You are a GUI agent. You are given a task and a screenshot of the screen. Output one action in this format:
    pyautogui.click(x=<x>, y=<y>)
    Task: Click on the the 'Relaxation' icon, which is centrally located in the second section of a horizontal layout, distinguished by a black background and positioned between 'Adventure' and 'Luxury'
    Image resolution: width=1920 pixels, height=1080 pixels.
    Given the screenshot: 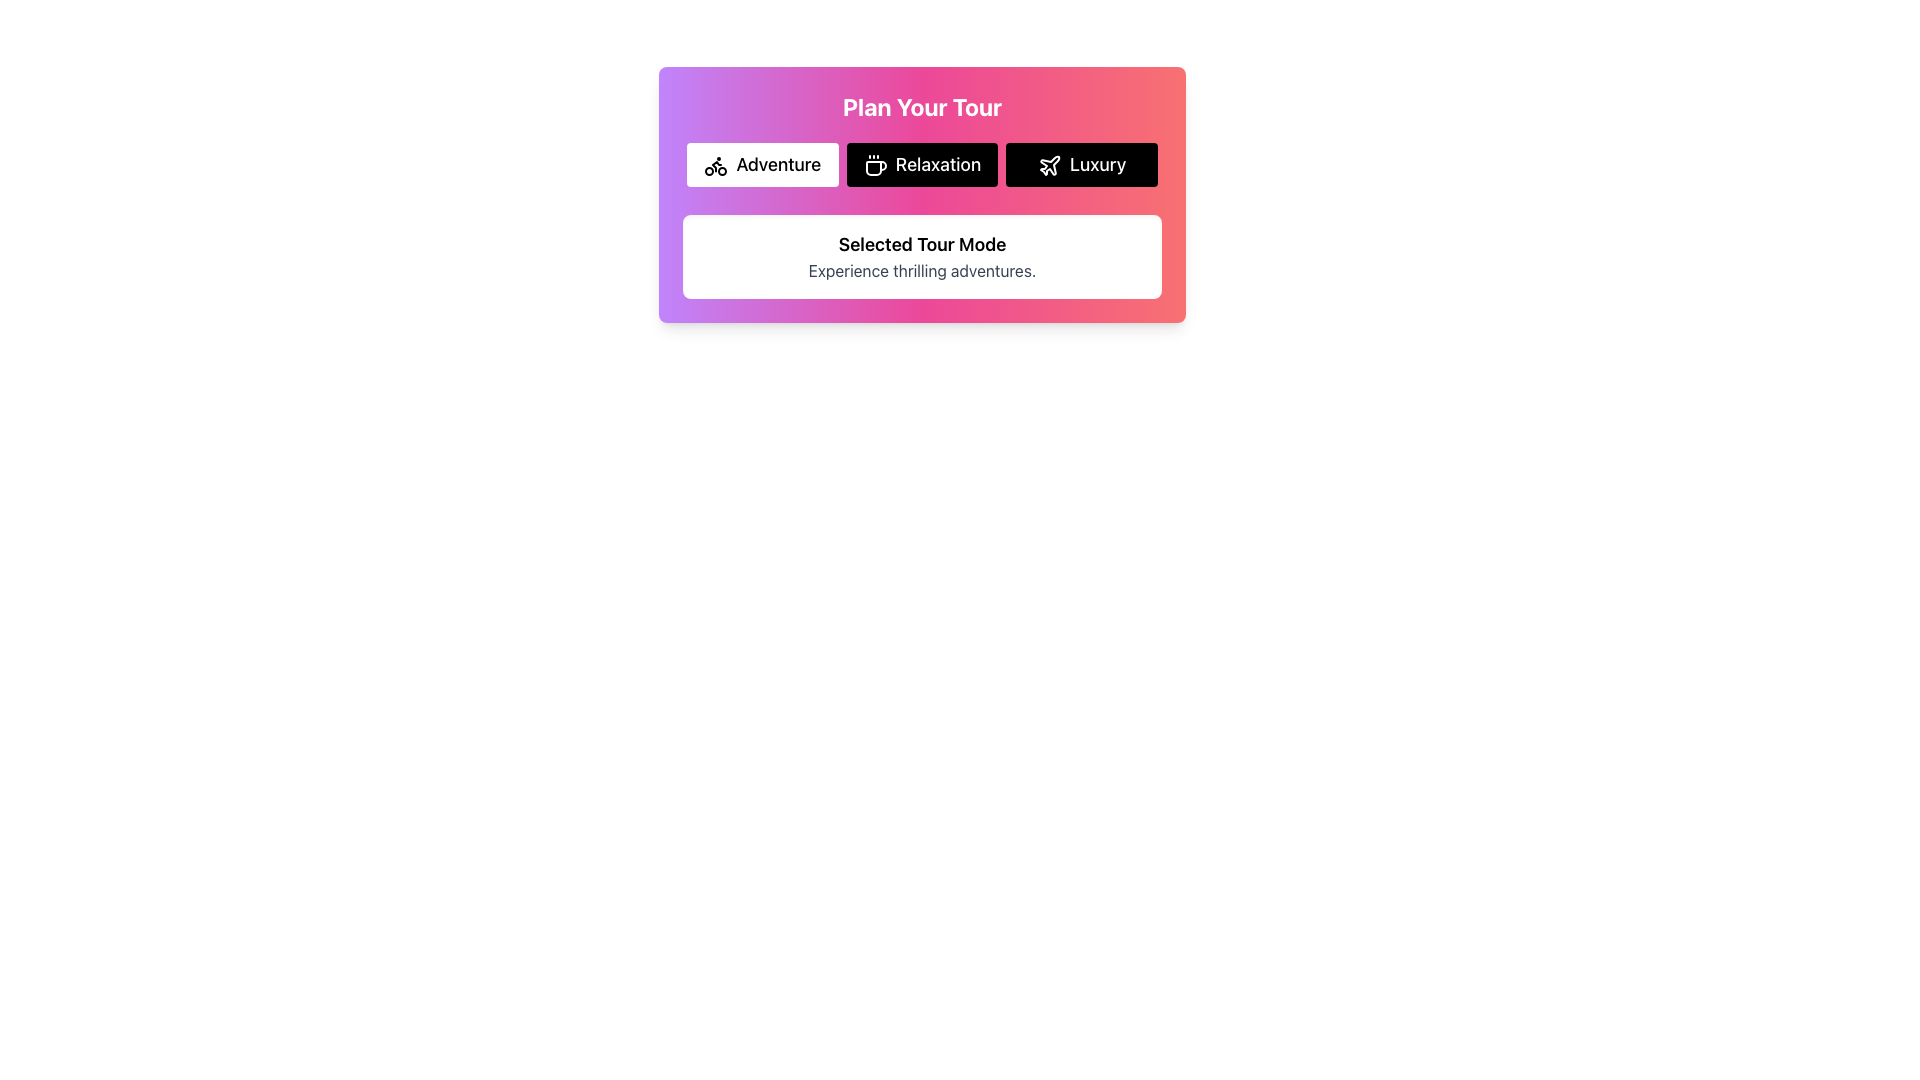 What is the action you would take?
    pyautogui.click(x=876, y=167)
    